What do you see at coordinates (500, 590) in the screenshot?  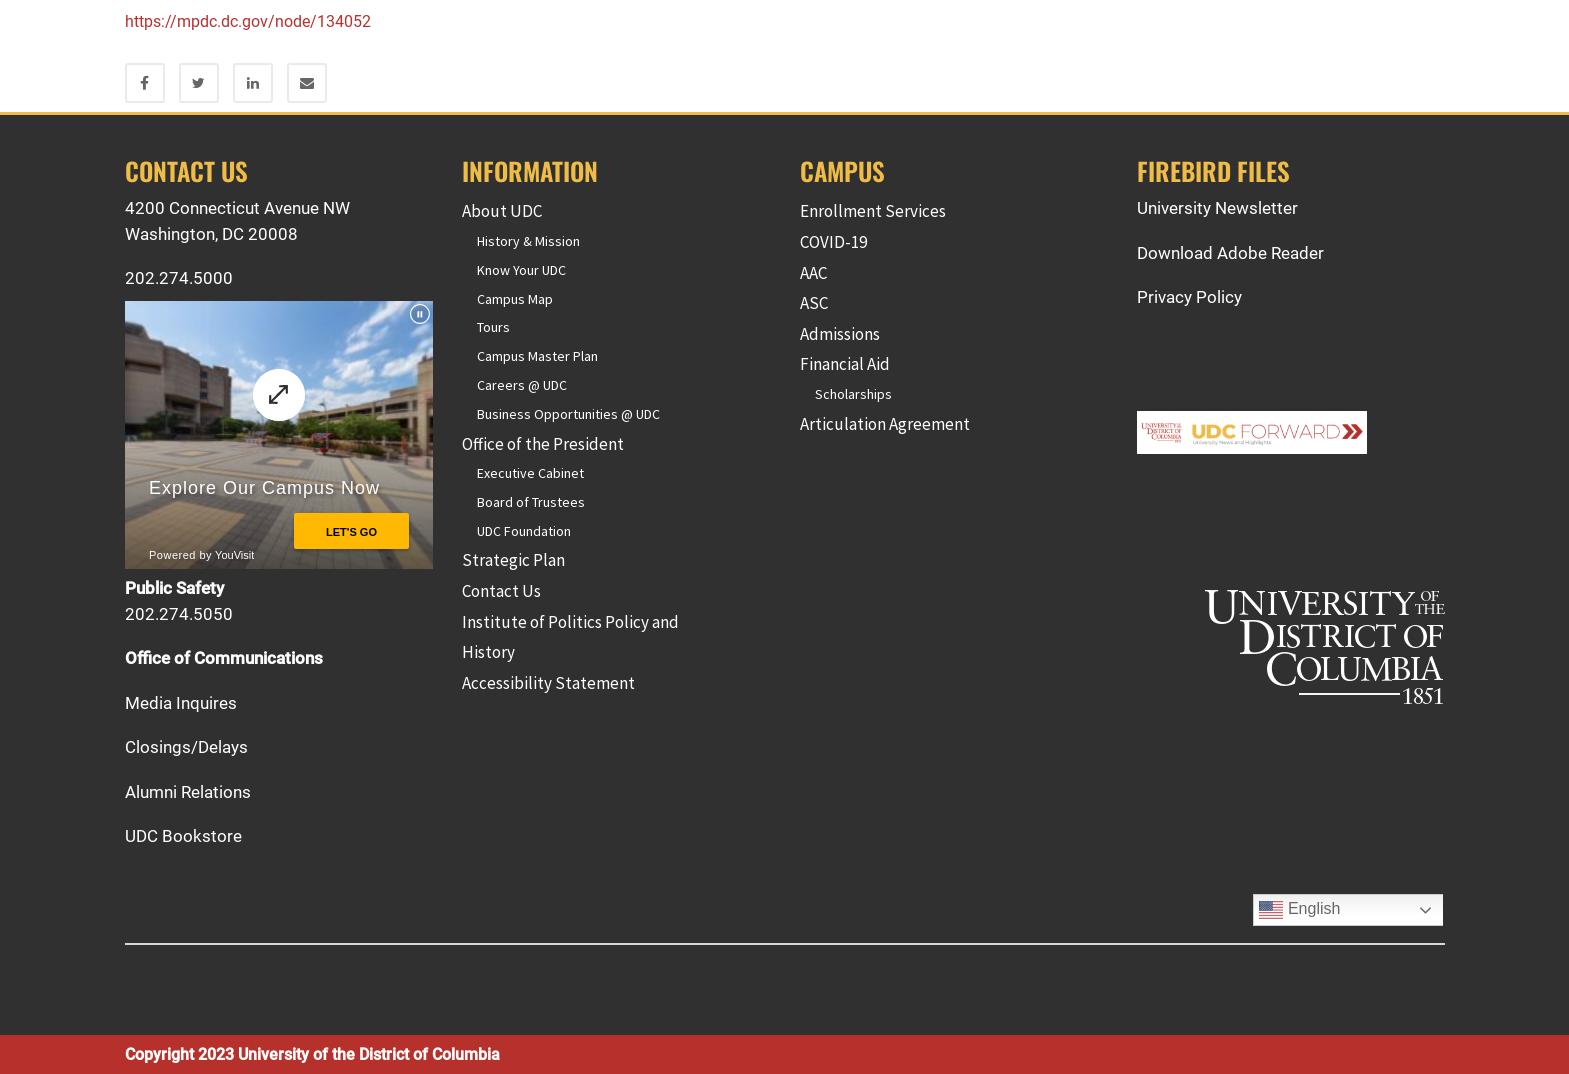 I see `'Contact Us'` at bounding box center [500, 590].